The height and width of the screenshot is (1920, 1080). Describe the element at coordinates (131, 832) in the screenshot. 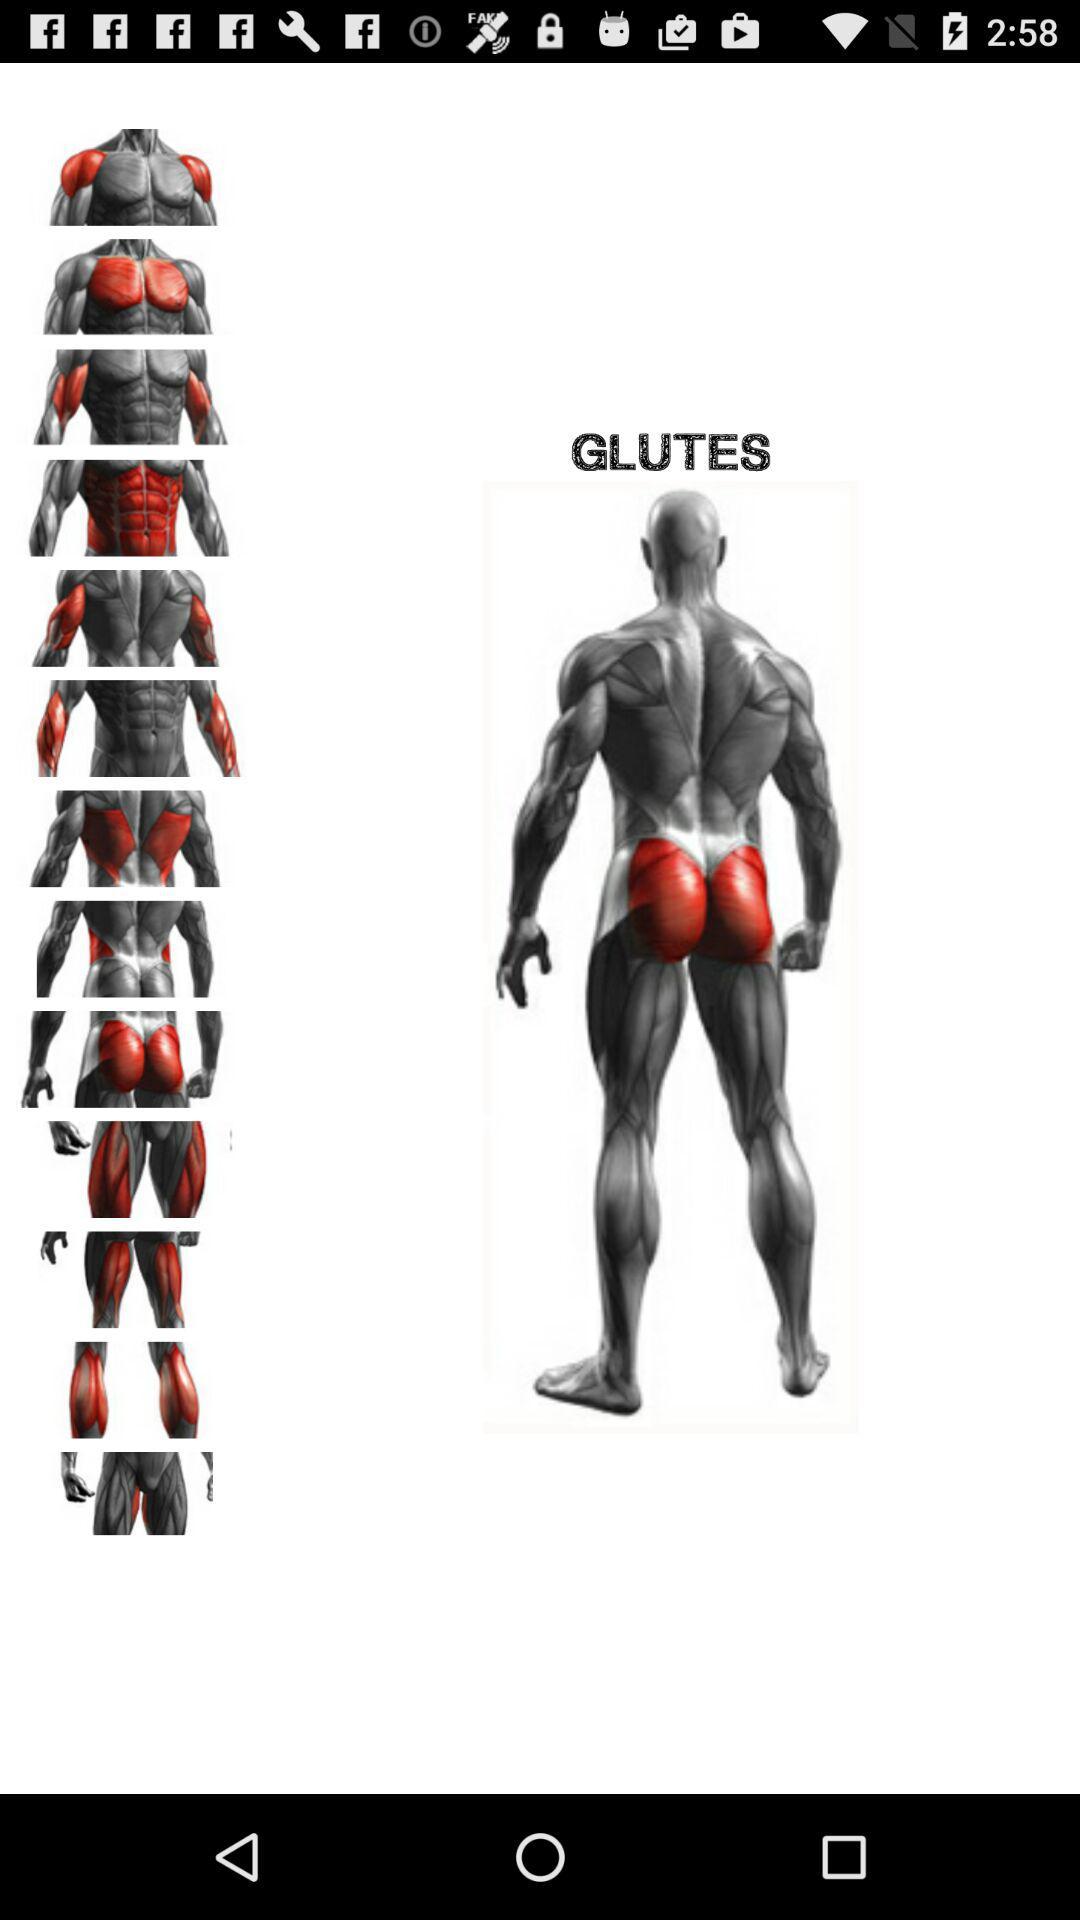

I see `back` at that location.